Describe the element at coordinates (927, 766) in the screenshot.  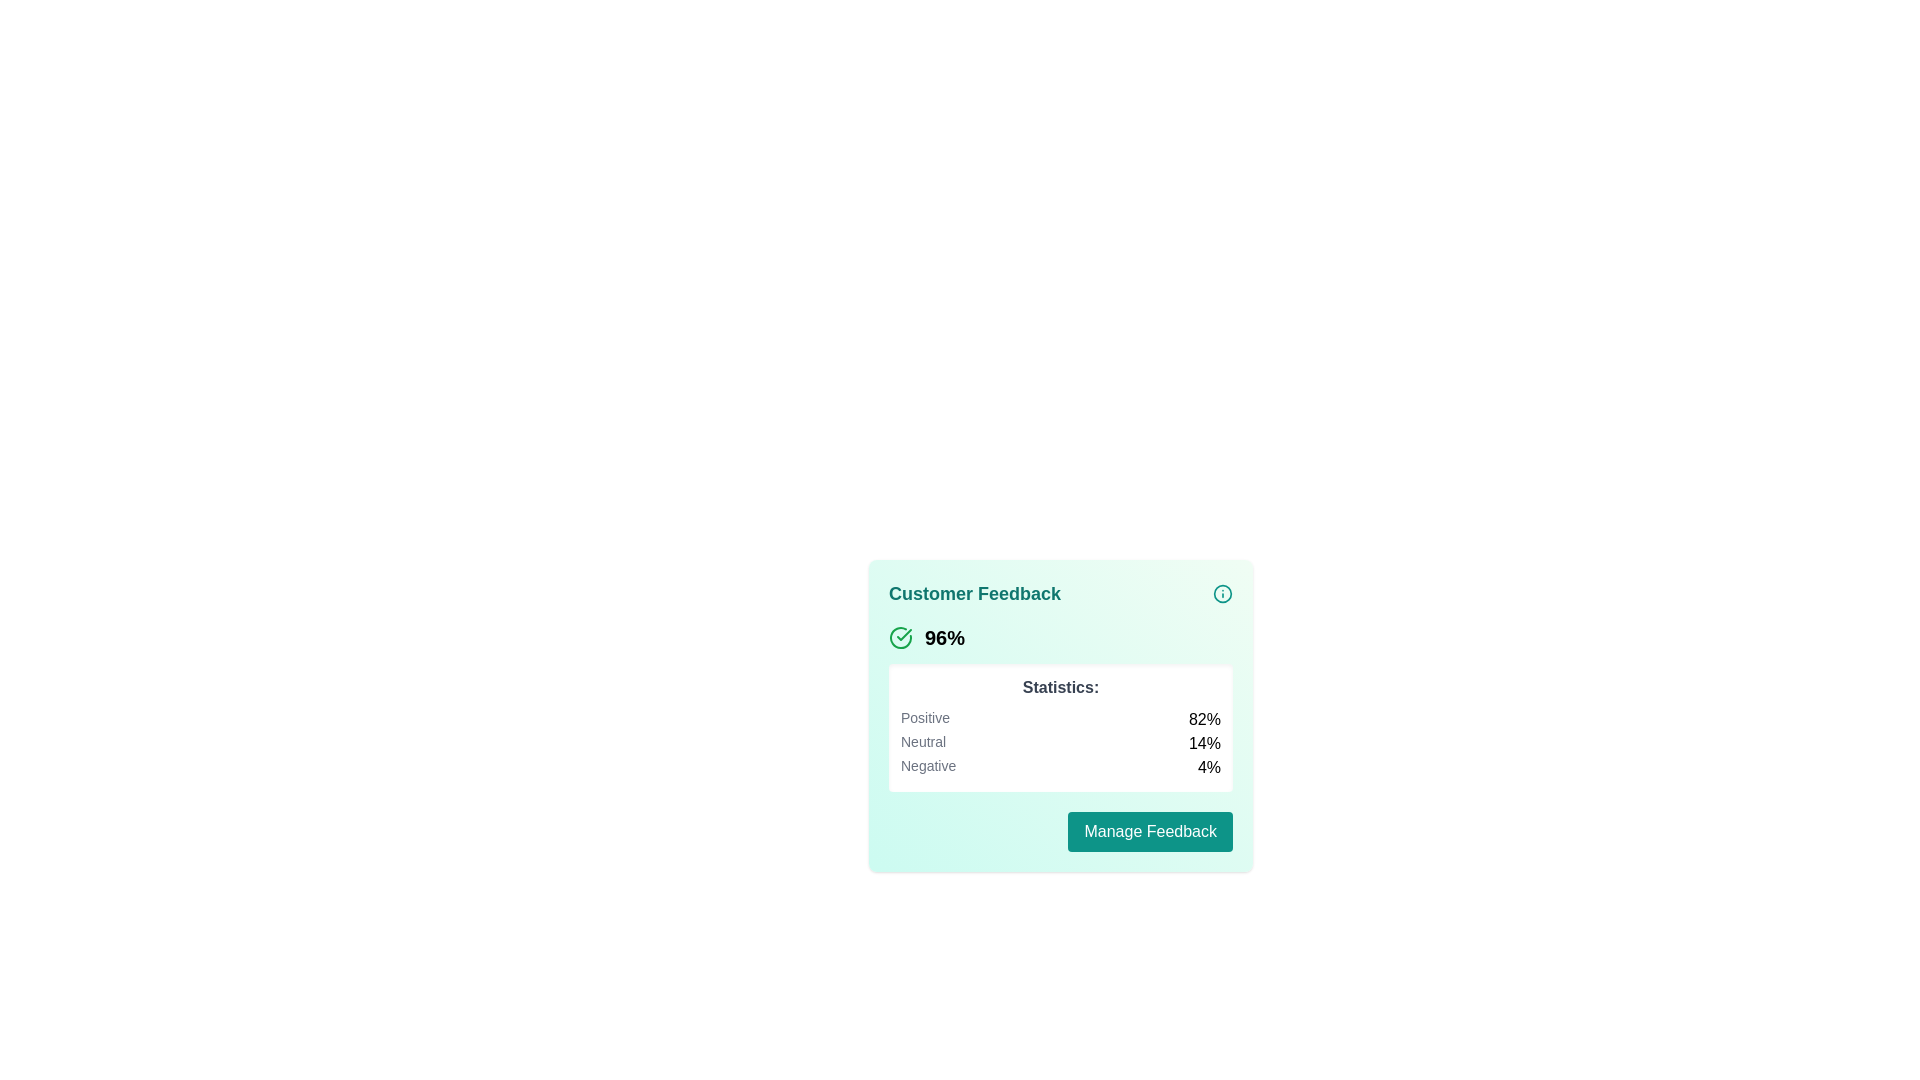
I see `the 'Negative' text label that indicates the category in the statistical breakdown, which is located on the left side of the flexbox layout adjacent to the '4%' percentage value` at that location.